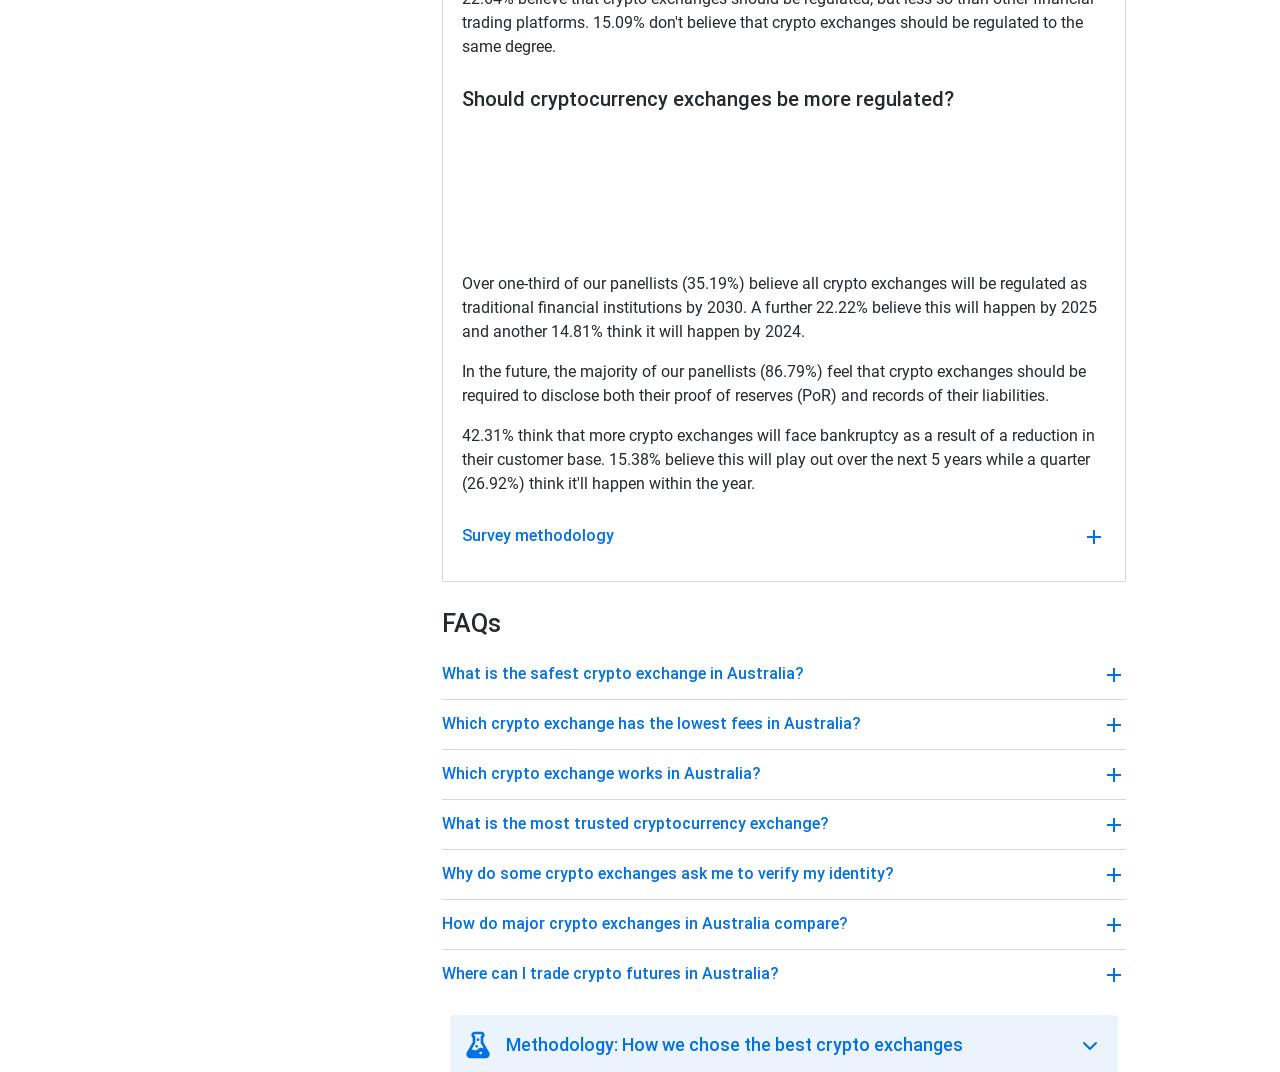  Describe the element at coordinates (644, 923) in the screenshot. I see `'How do major crypto exchanges in Australia compare?'` at that location.